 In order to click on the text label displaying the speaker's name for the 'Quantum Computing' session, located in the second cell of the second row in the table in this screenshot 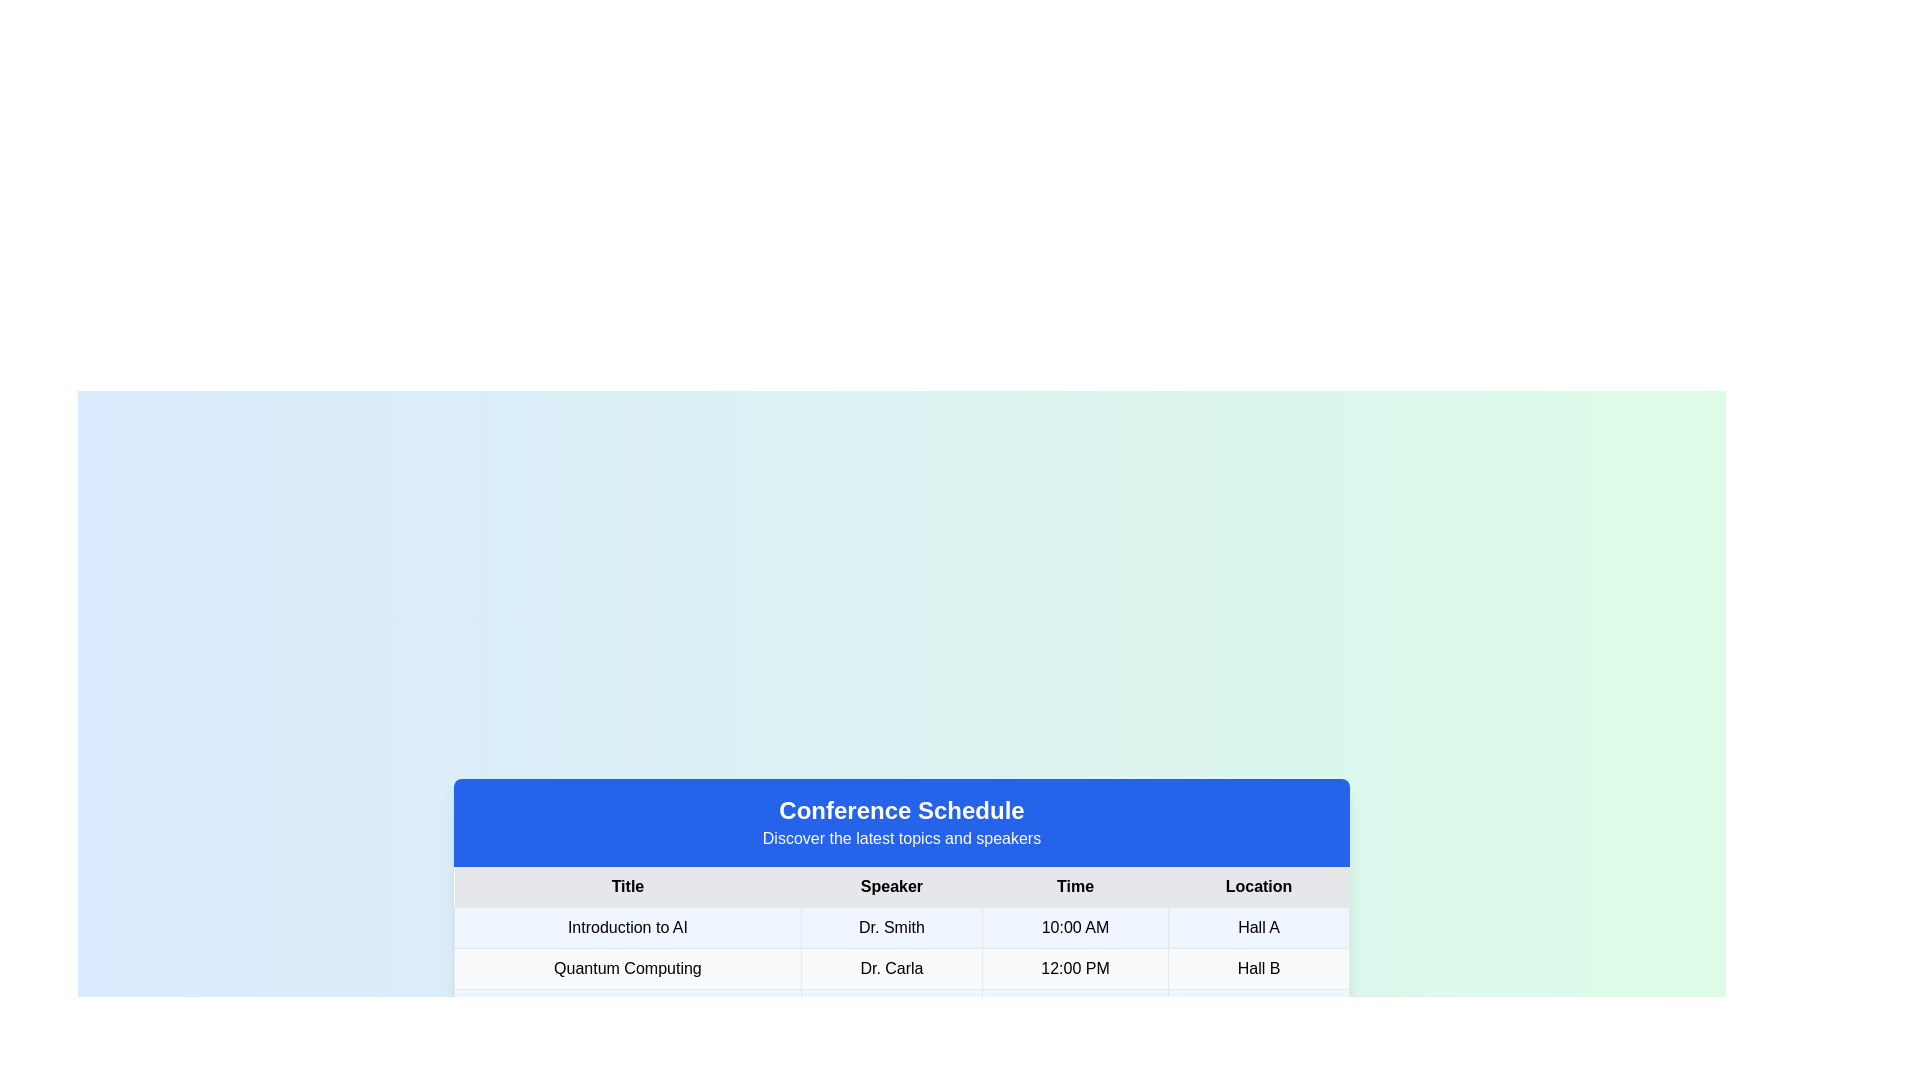, I will do `click(891, 967)`.